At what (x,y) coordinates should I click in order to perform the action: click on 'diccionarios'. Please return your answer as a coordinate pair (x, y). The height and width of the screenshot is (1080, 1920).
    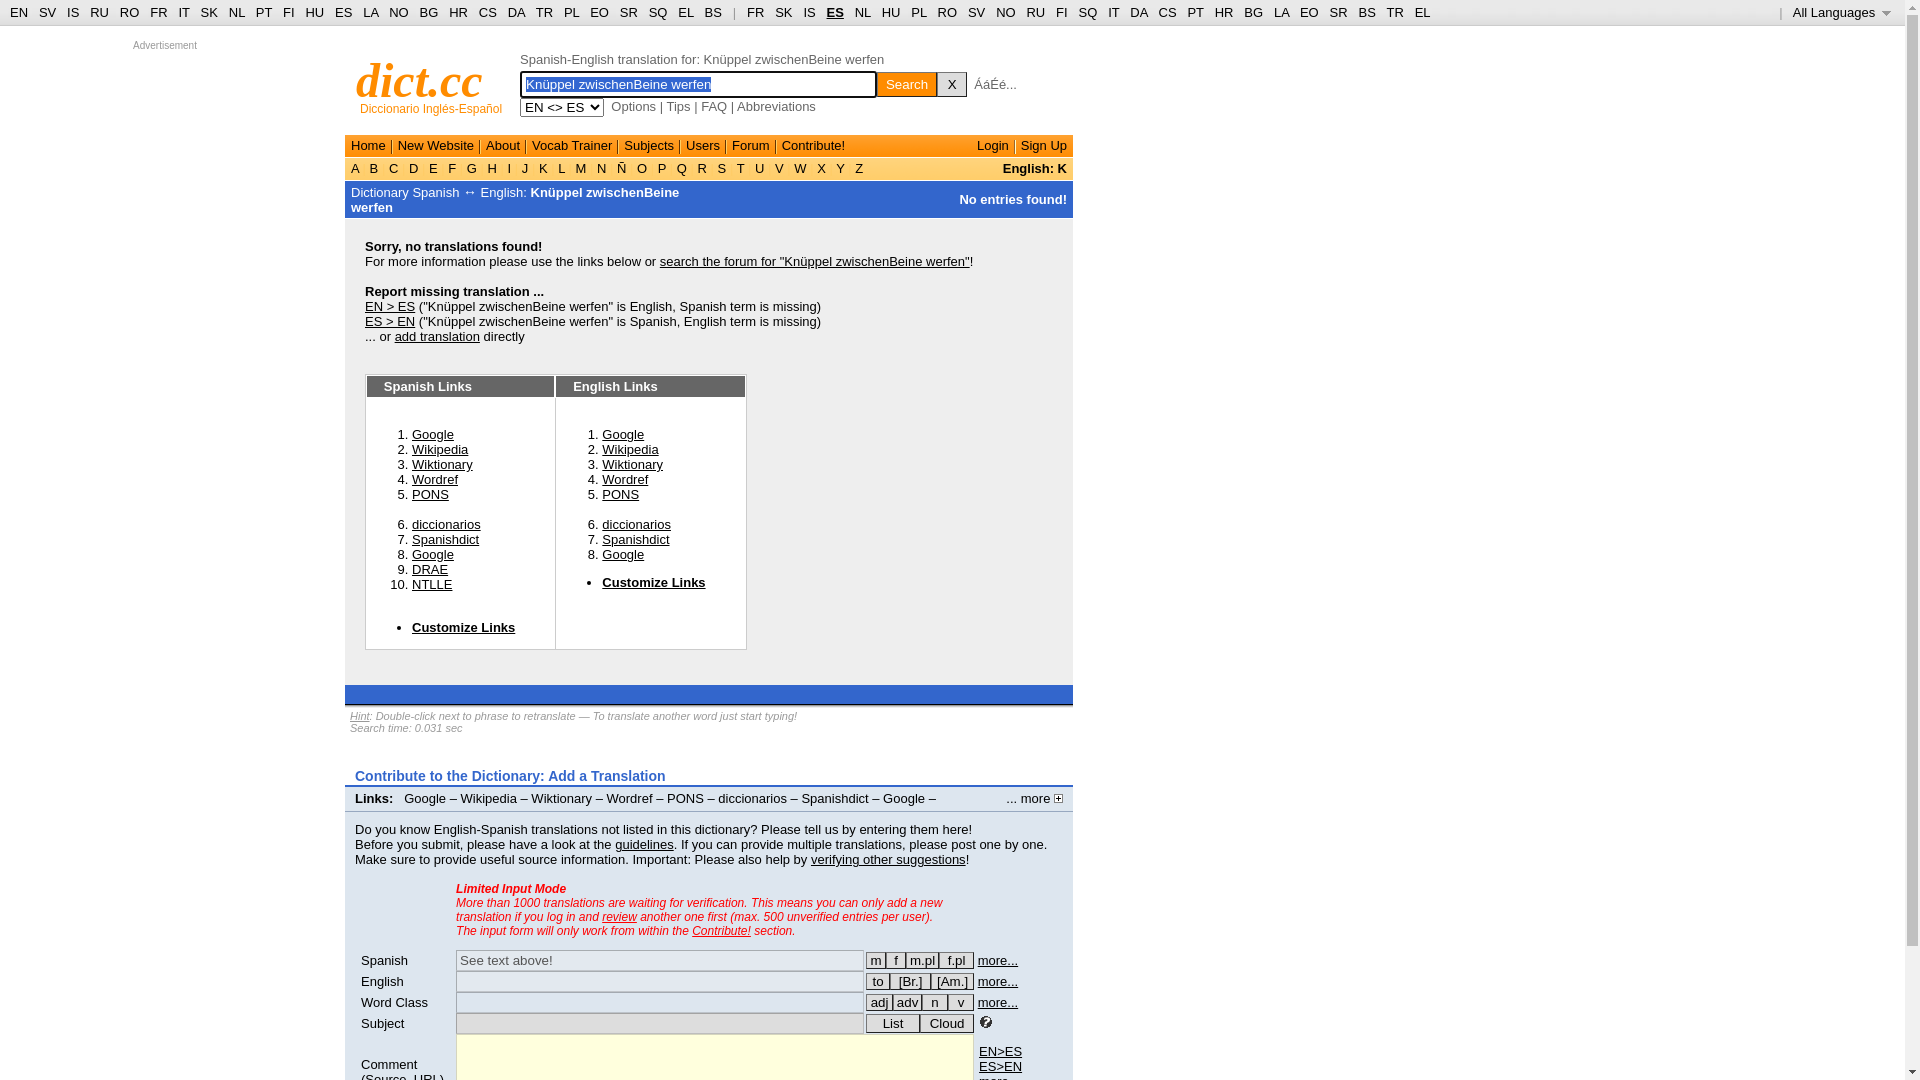
    Looking at the image, I should click on (635, 523).